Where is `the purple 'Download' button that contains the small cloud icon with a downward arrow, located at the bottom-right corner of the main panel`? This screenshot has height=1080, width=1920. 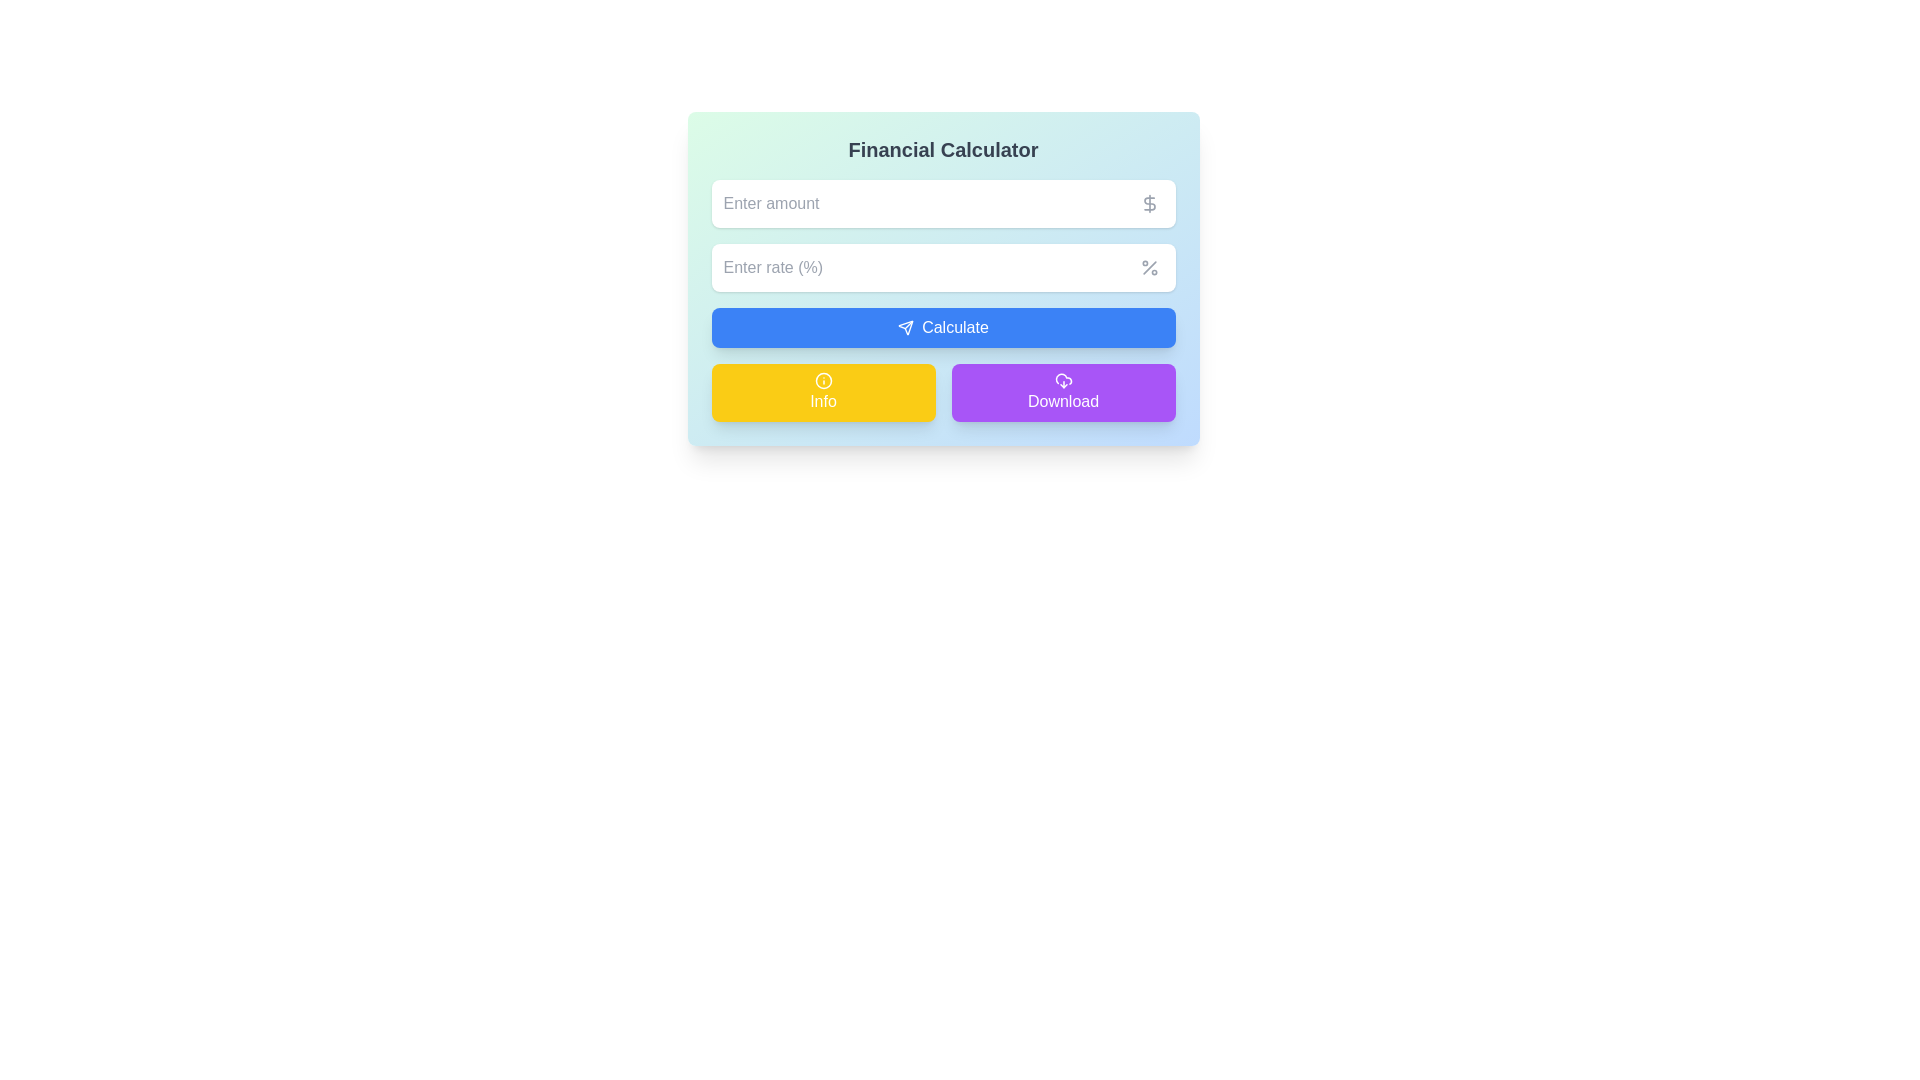 the purple 'Download' button that contains the small cloud icon with a downward arrow, located at the bottom-right corner of the main panel is located at coordinates (1062, 381).